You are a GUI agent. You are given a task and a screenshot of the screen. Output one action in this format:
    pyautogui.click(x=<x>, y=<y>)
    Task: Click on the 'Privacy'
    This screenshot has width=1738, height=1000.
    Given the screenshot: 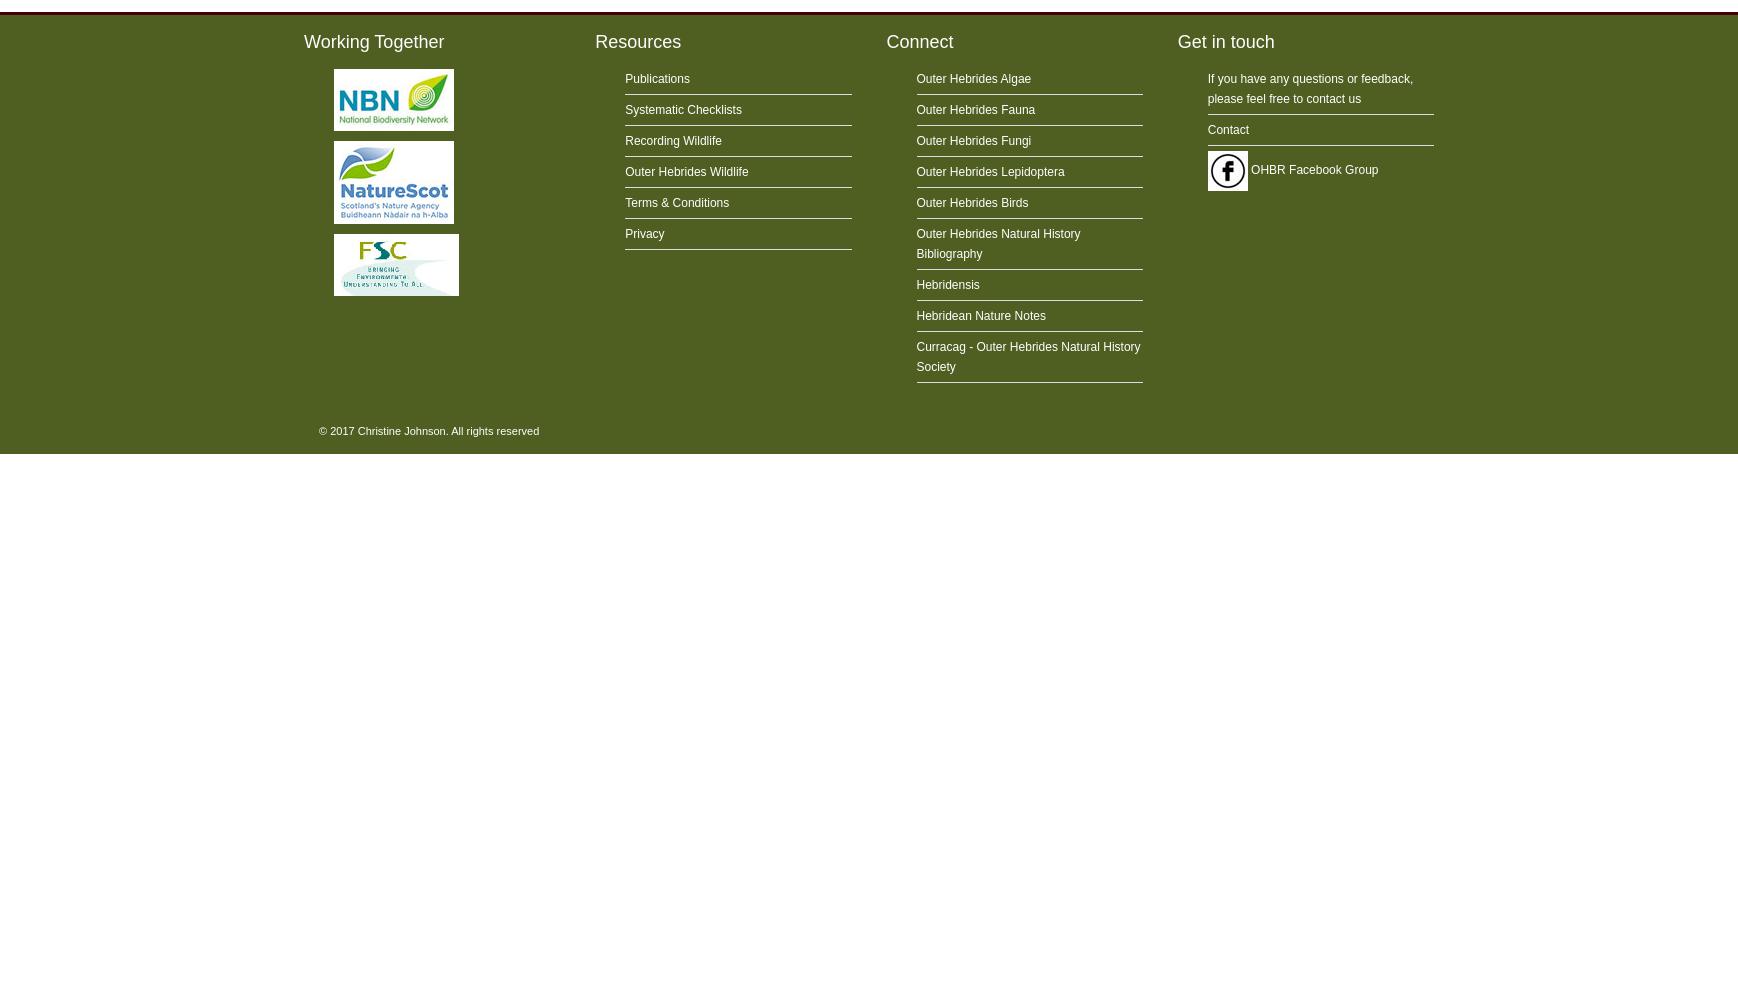 What is the action you would take?
    pyautogui.click(x=644, y=233)
    